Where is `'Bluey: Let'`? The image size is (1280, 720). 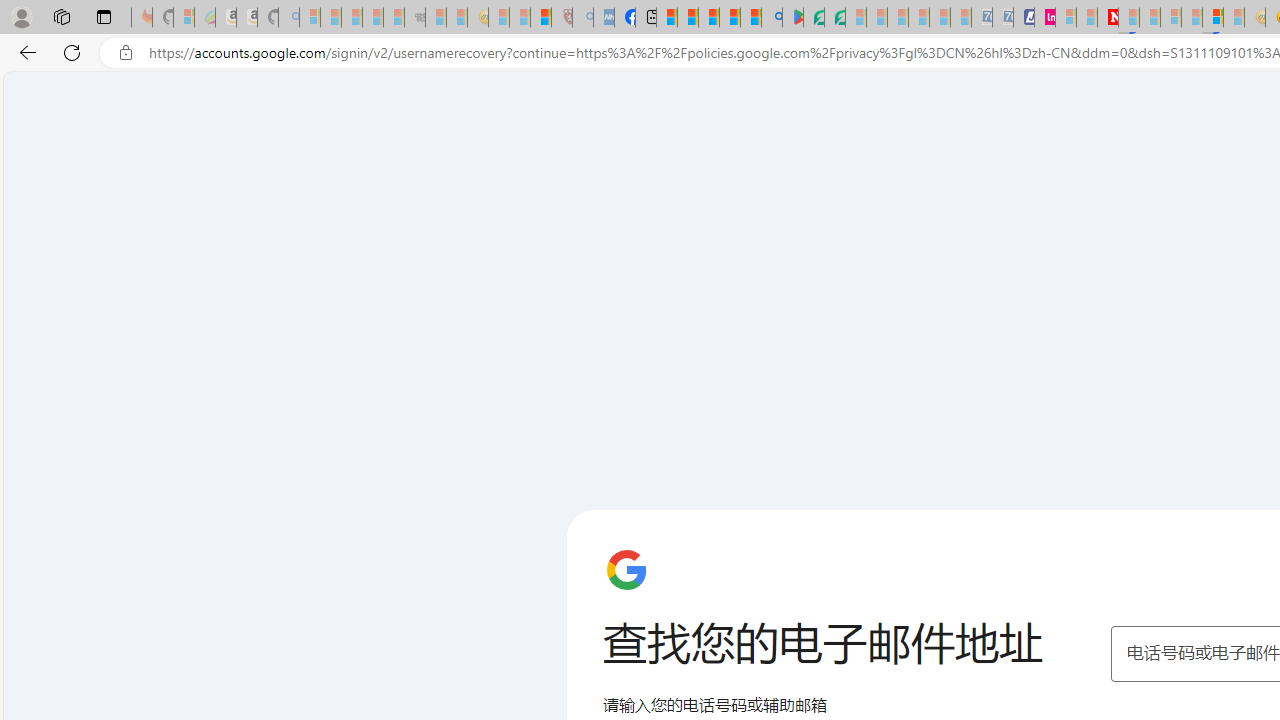 'Bluey: Let' is located at coordinates (791, 17).